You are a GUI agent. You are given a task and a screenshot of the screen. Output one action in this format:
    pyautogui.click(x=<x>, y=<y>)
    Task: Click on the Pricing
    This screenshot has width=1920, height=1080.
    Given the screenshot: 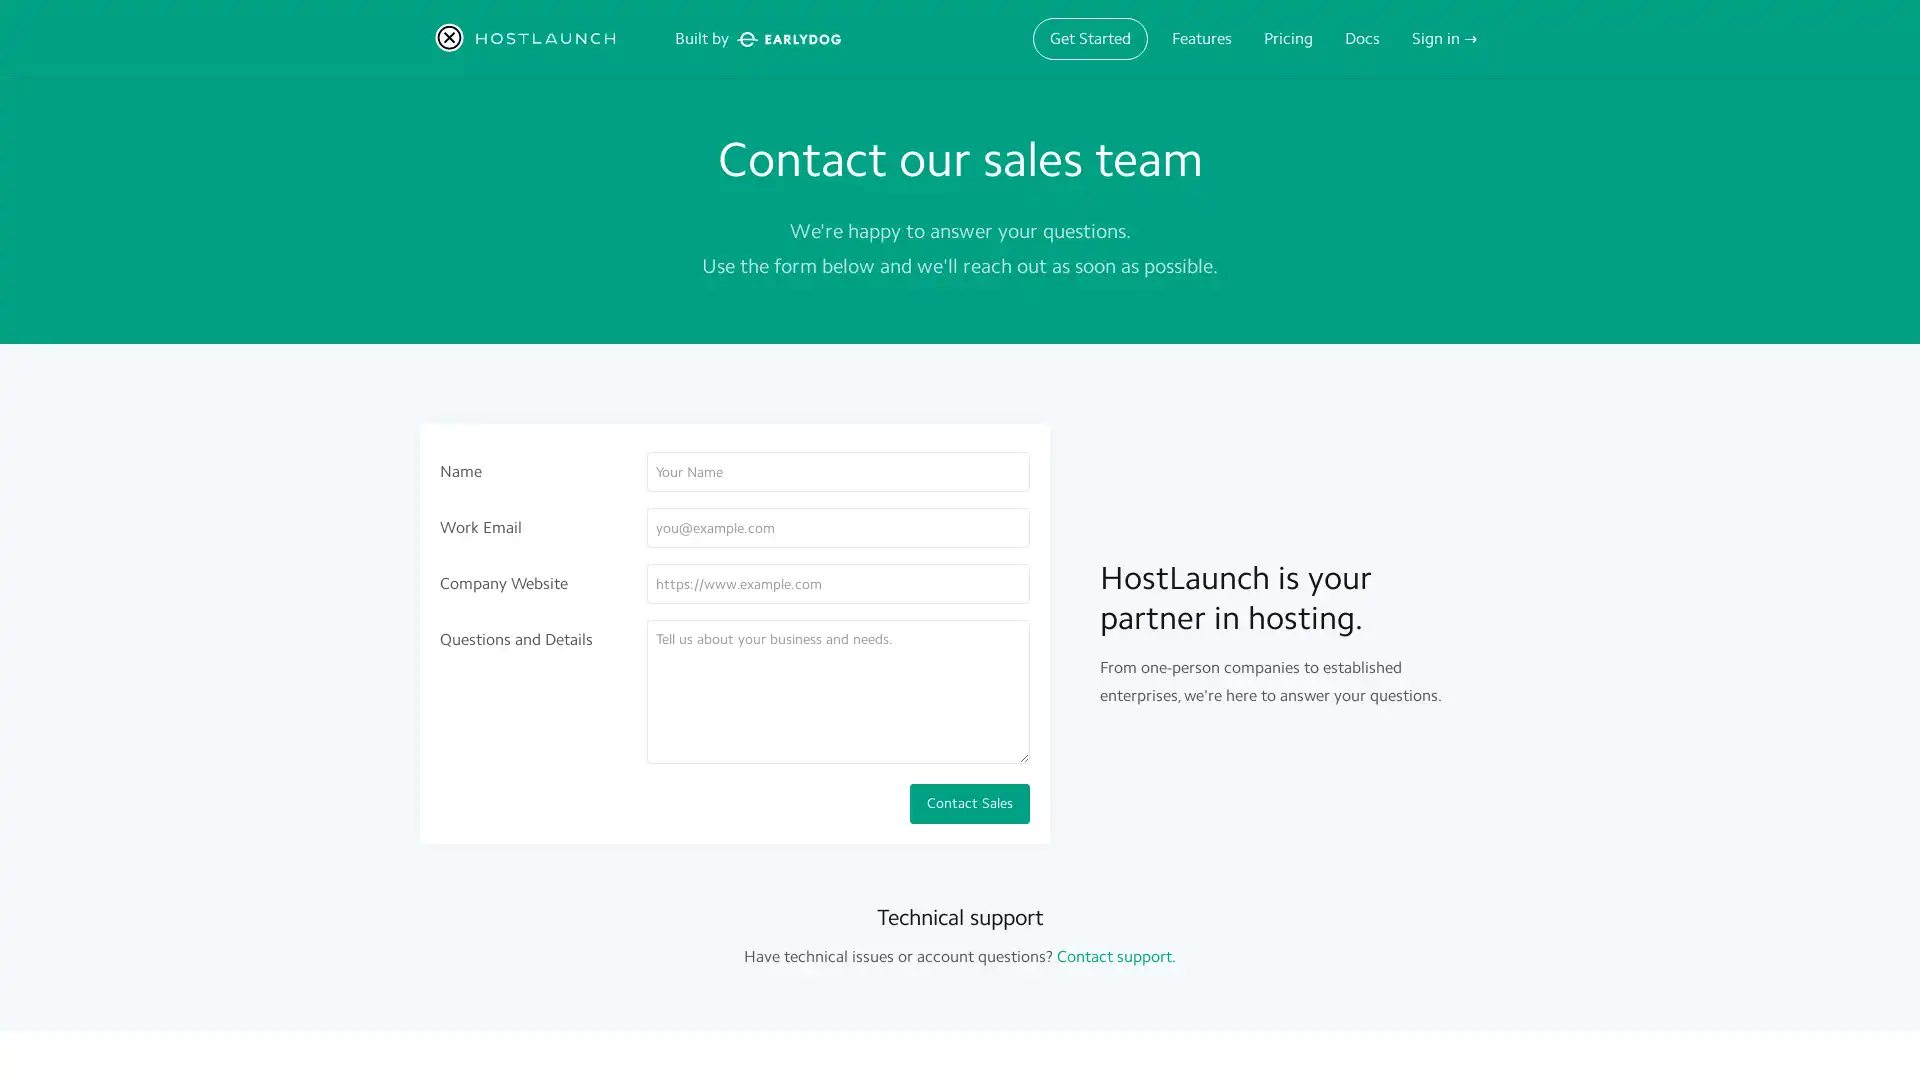 What is the action you would take?
    pyautogui.click(x=1288, y=38)
    